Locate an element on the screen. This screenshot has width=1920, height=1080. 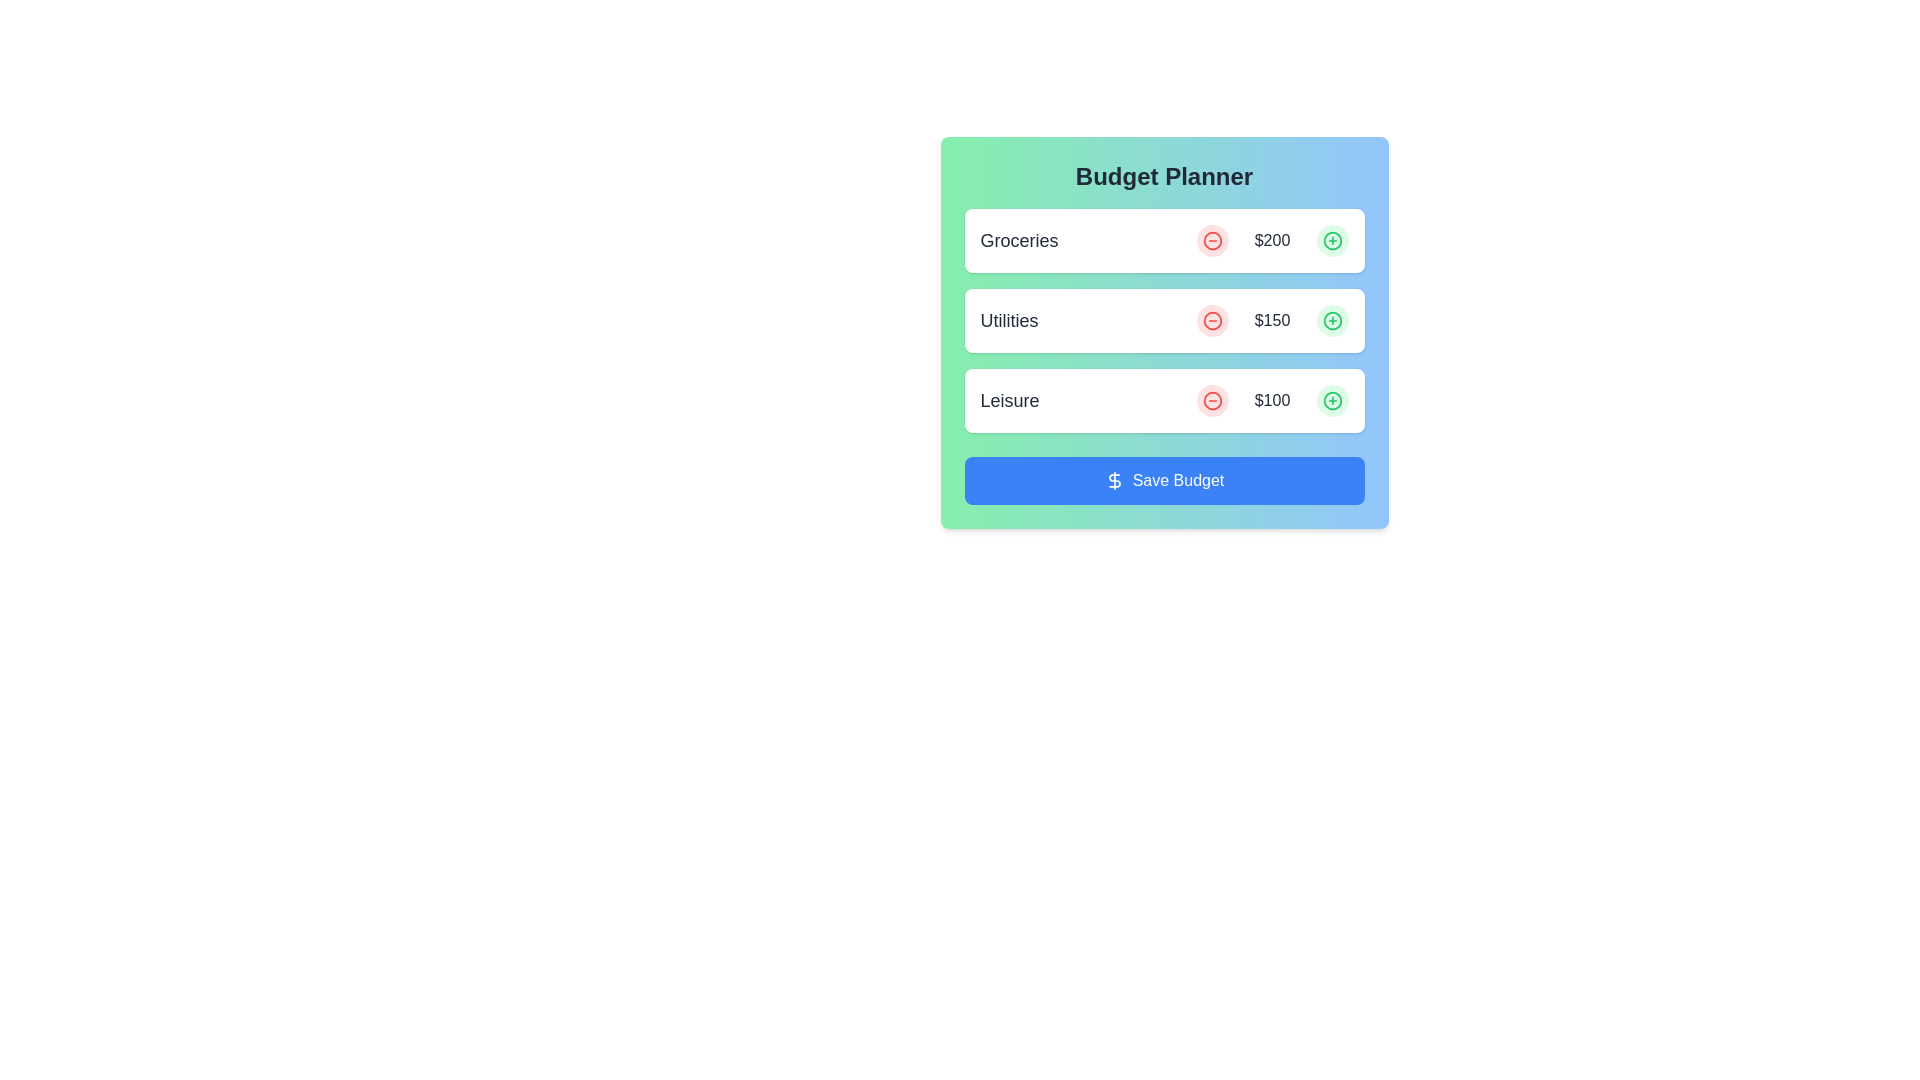
the monetary action icon located to the left of the text label within the 'Save Budget' button is located at coordinates (1113, 481).